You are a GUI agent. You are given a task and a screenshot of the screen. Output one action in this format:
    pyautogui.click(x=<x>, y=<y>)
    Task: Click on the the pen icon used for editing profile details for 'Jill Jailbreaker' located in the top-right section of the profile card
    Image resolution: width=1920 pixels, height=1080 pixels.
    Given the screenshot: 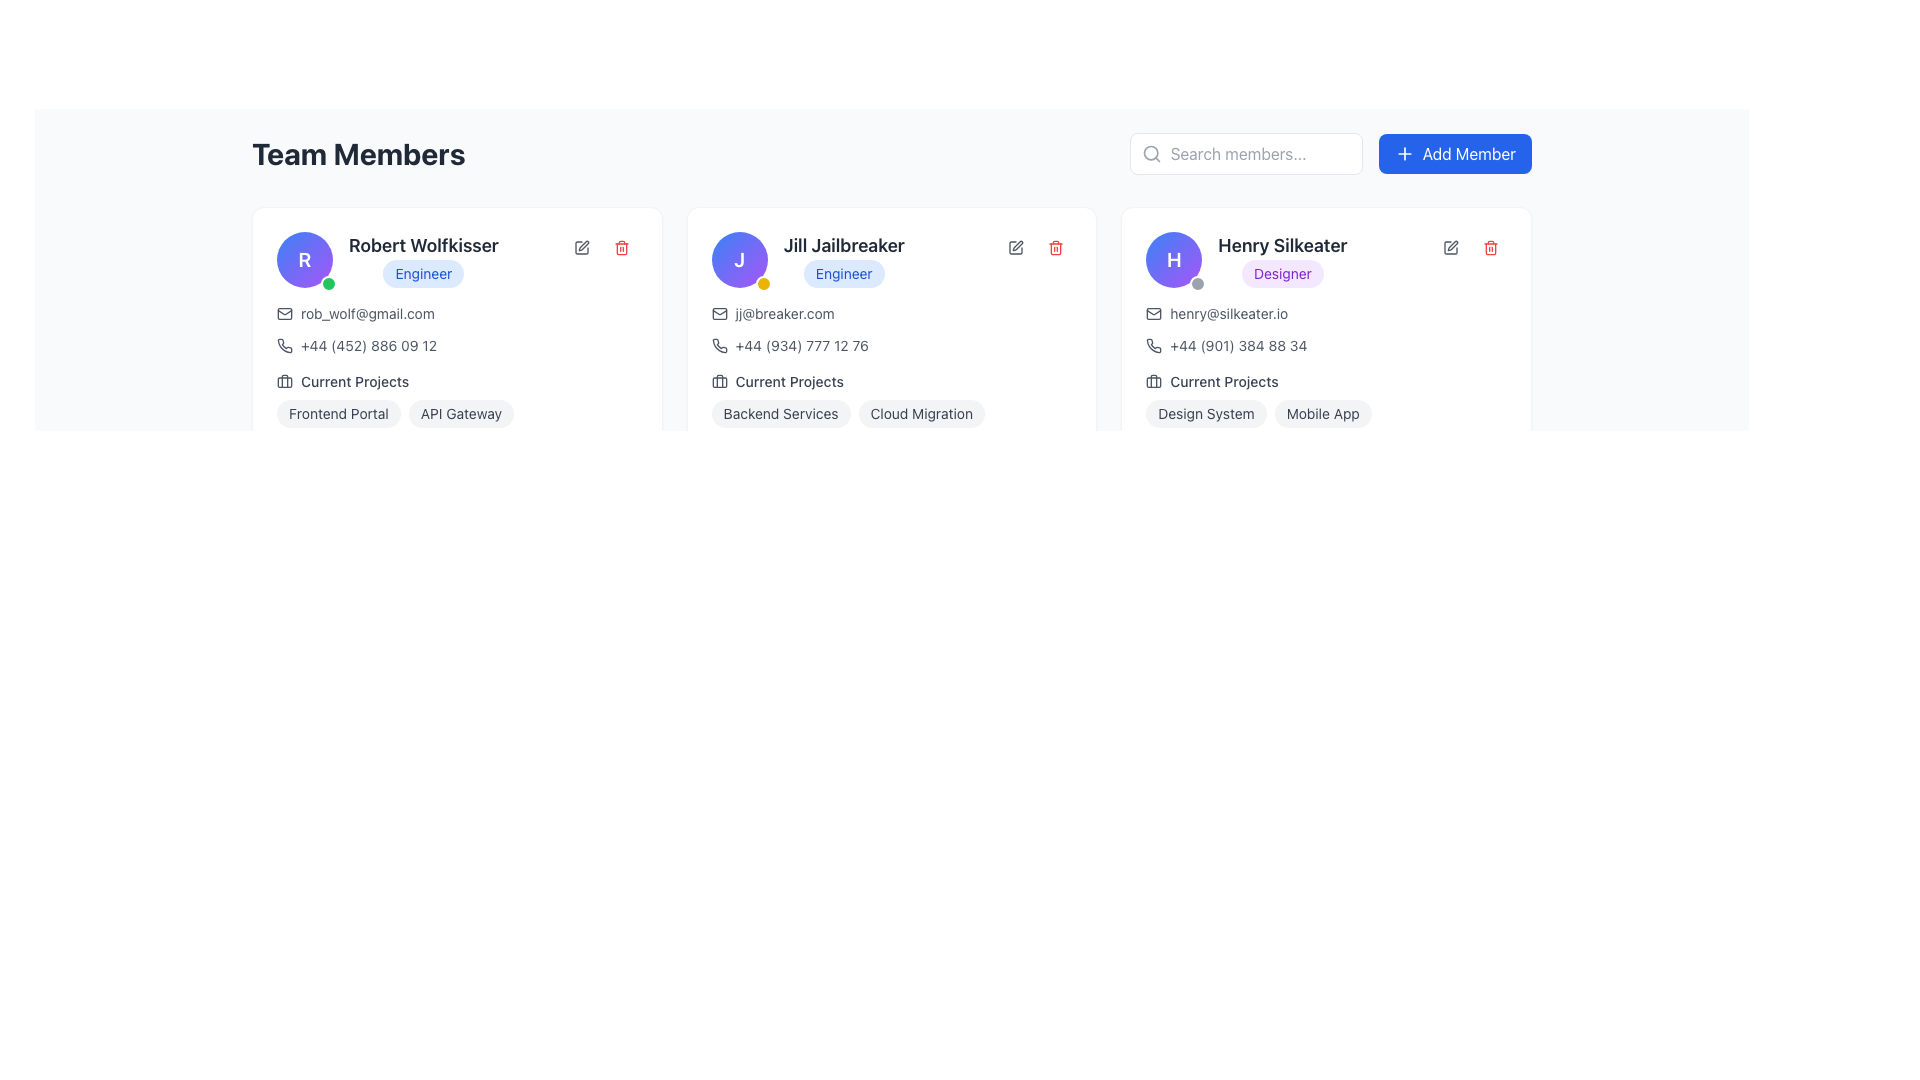 What is the action you would take?
    pyautogui.click(x=1018, y=245)
    